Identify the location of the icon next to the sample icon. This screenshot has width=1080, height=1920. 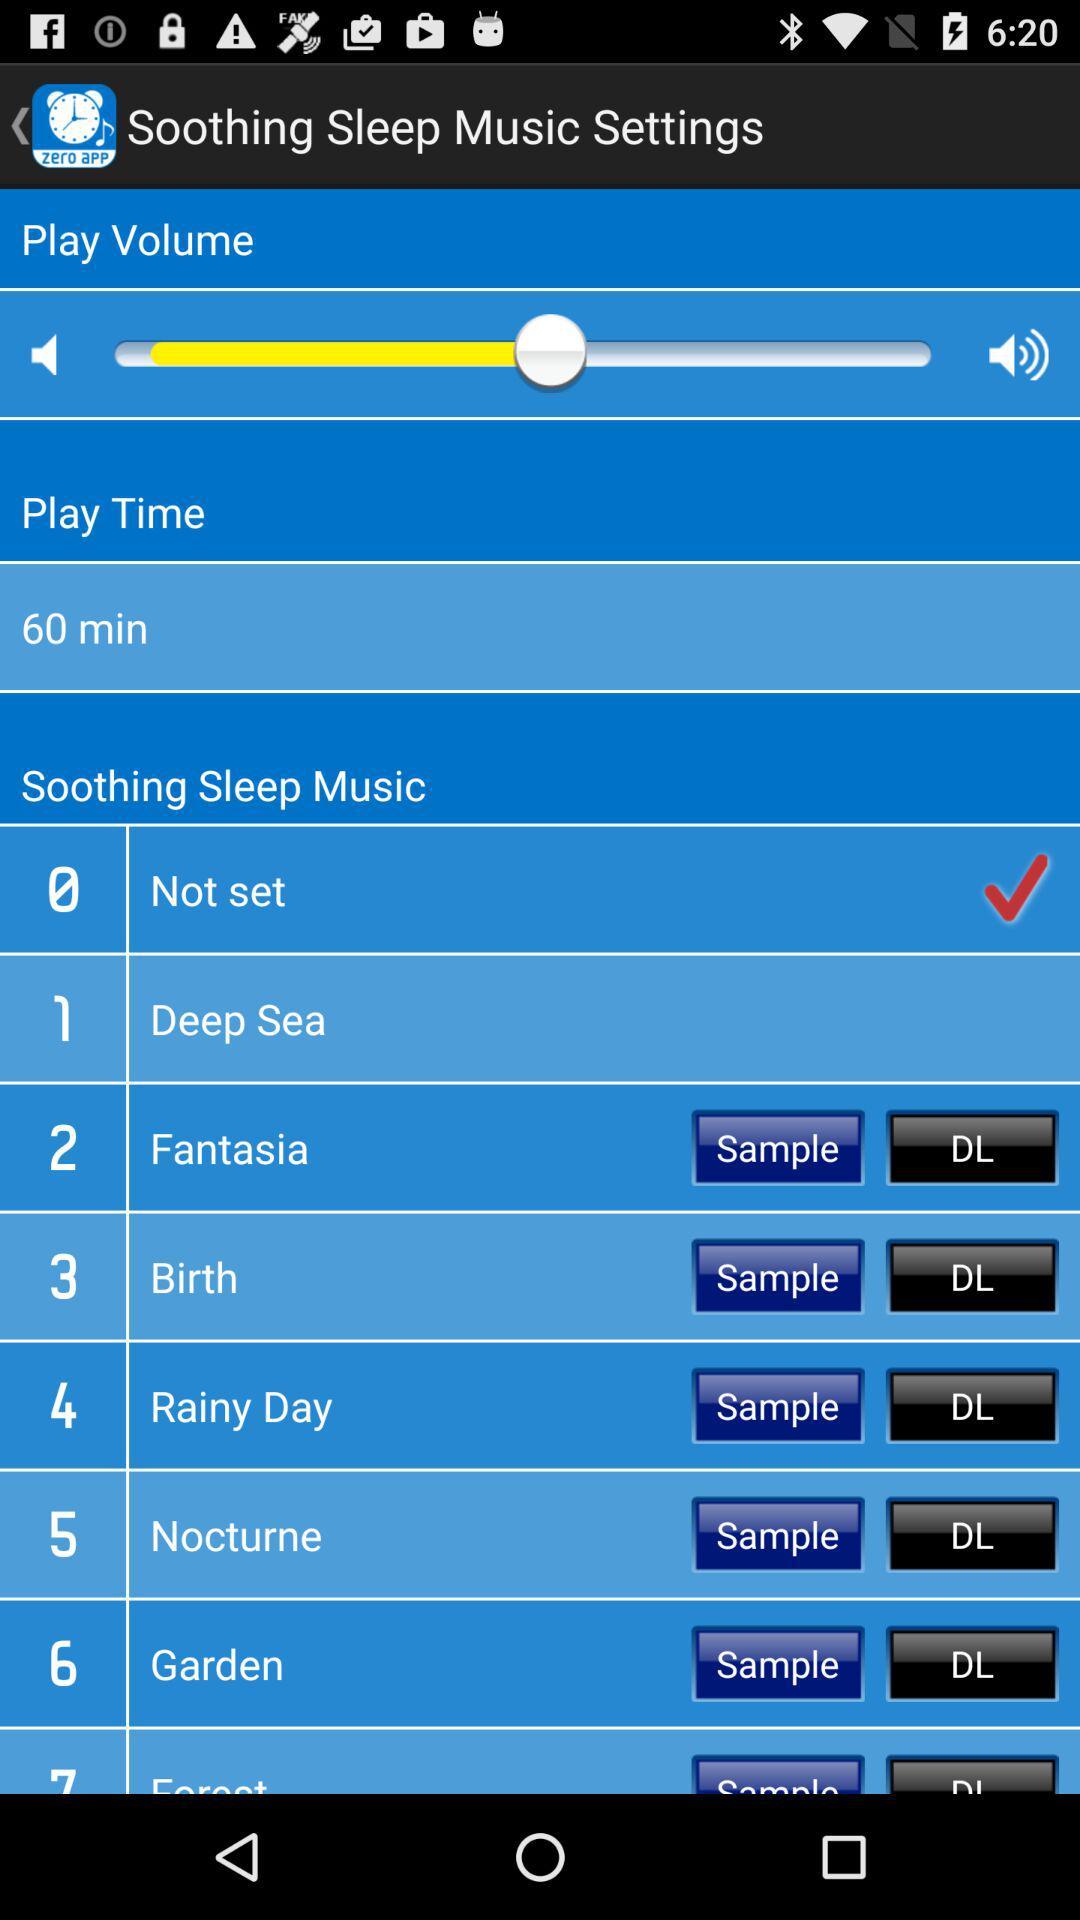
(409, 1761).